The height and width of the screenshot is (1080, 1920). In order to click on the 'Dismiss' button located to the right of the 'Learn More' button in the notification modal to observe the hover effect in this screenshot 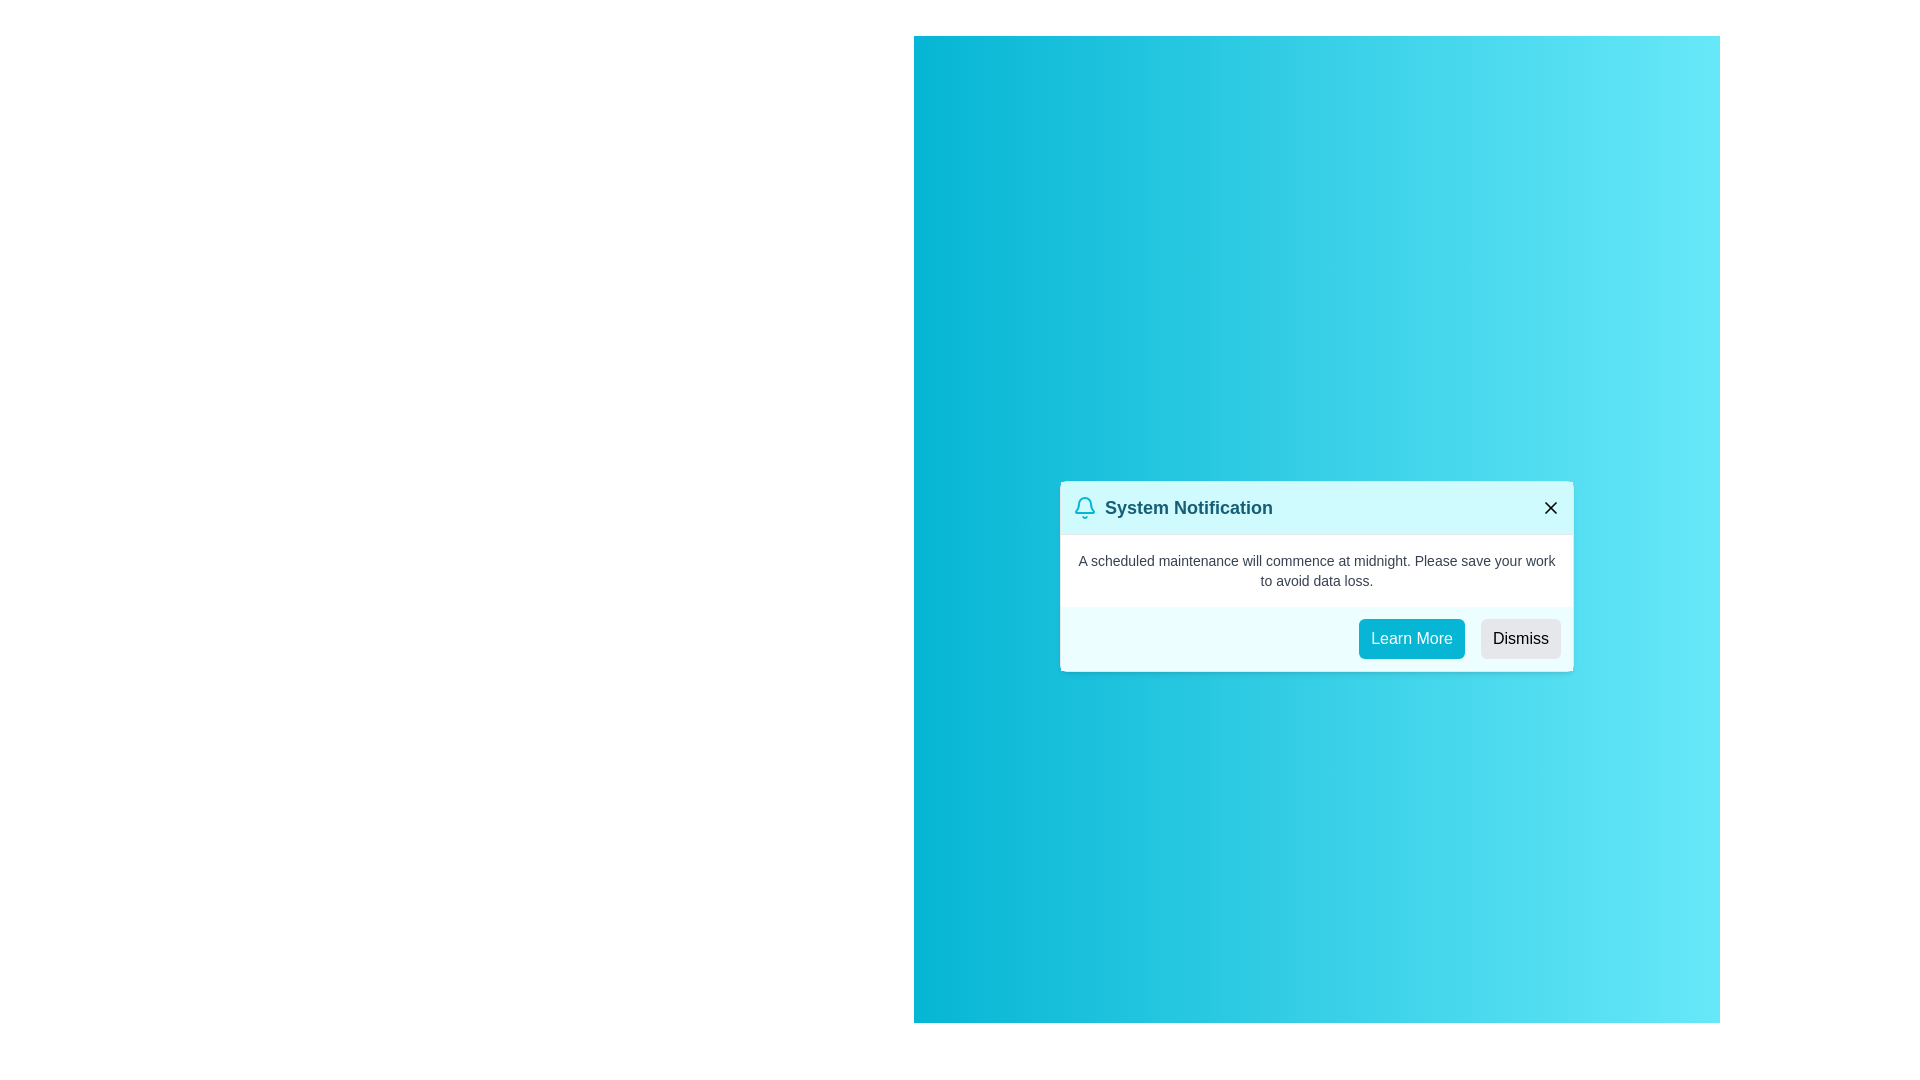, I will do `click(1520, 637)`.